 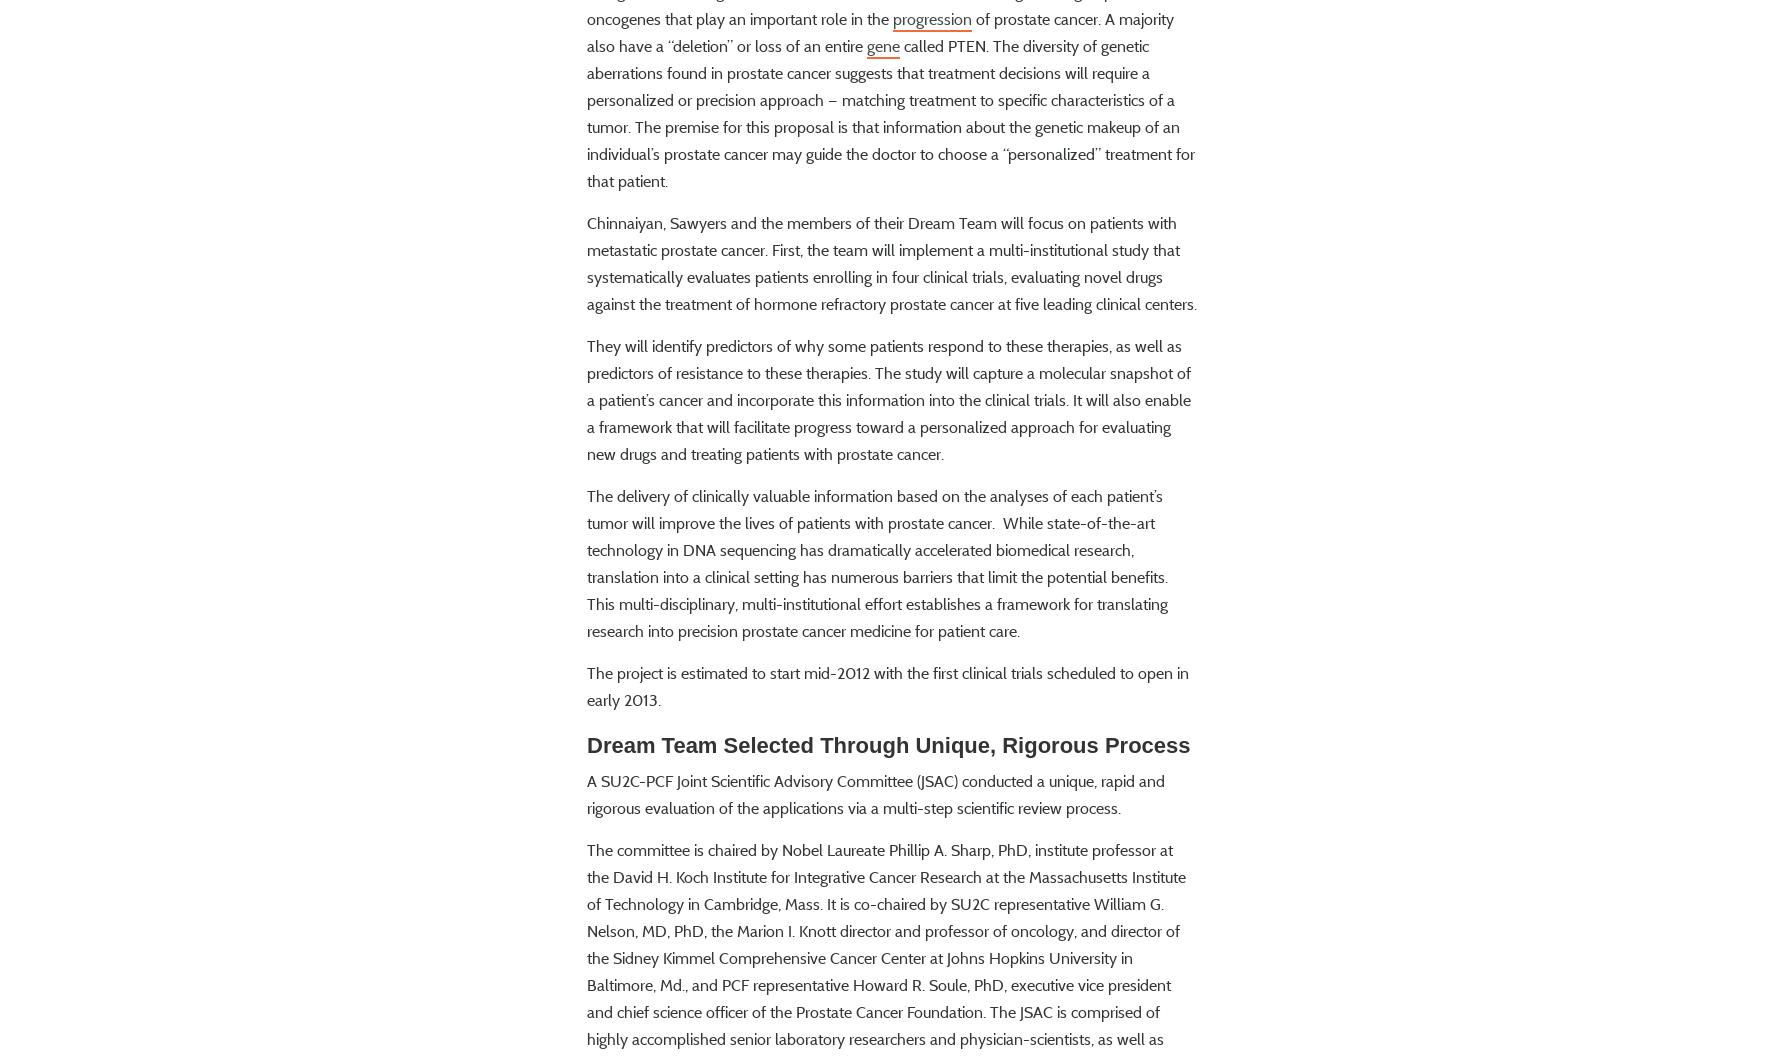 What do you see at coordinates (889, 169) in the screenshot?
I see `'called PTEN. The diversity of genetic aberrations found in prostate cancer suggests that treatment decisions will require a personalized or precision approach — matching treatment to specific characteristics of a tumor. The premise for this proposal is that information about the genetic makeup of an individual’s prostate cancer may guide the doctor to choose a “personalized” treatment for that patient.'` at bounding box center [889, 169].